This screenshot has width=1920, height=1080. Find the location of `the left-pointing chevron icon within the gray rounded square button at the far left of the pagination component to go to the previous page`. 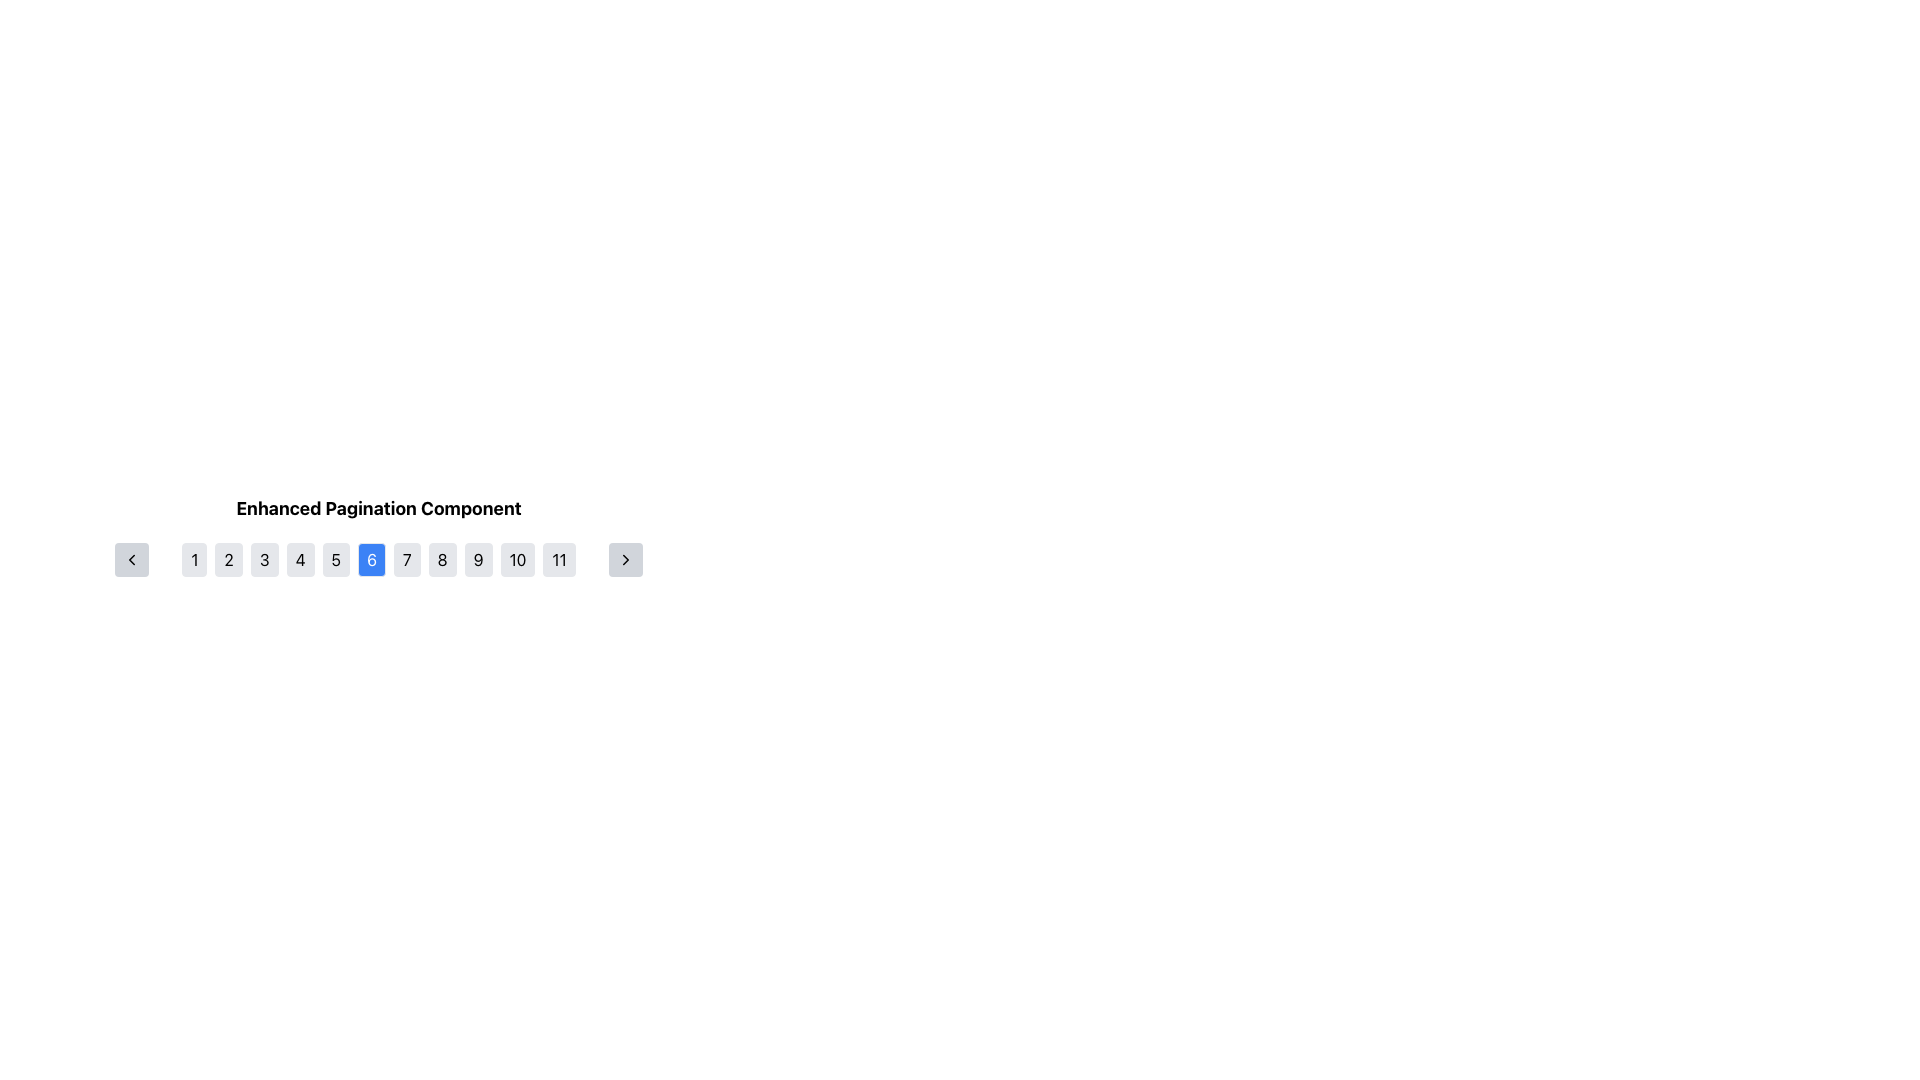

the left-pointing chevron icon within the gray rounded square button at the far left of the pagination component to go to the previous page is located at coordinates (131, 559).